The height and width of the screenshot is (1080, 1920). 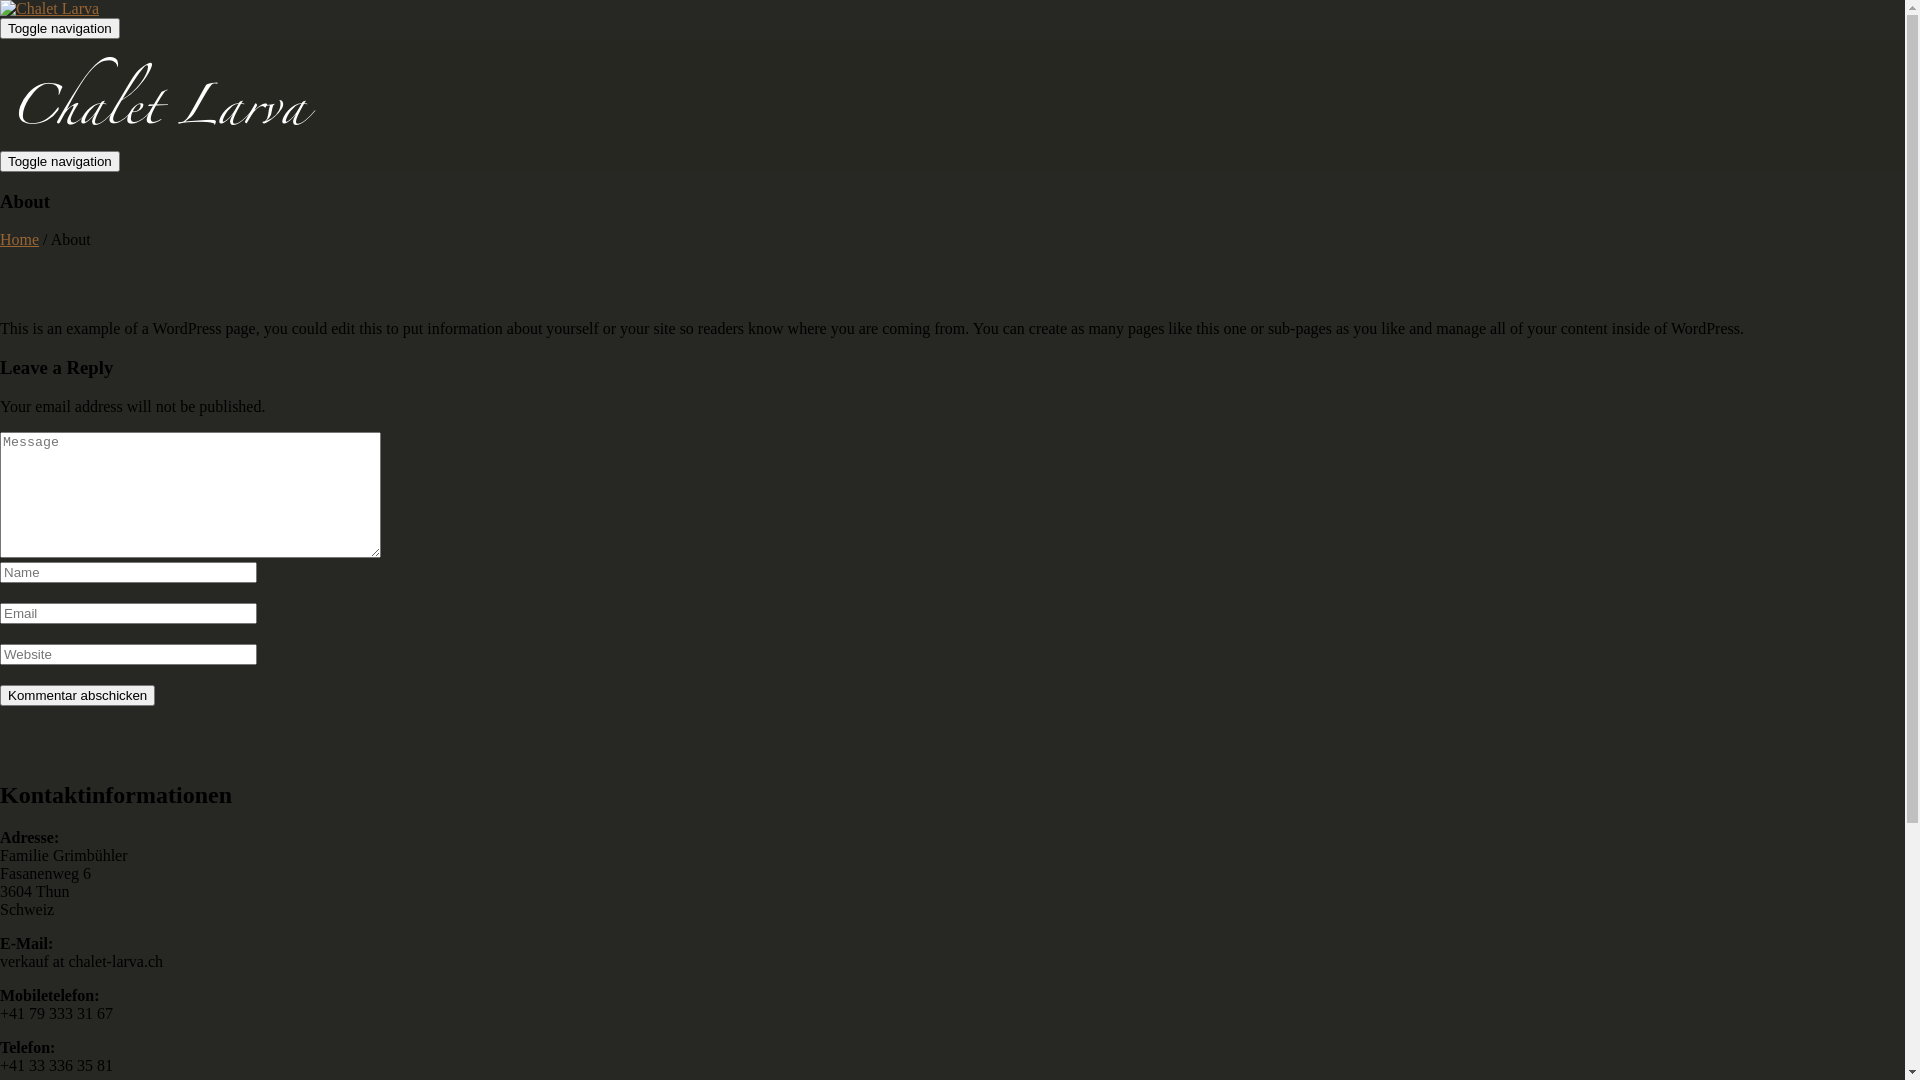 What do you see at coordinates (59, 160) in the screenshot?
I see `'Toggle navigation'` at bounding box center [59, 160].